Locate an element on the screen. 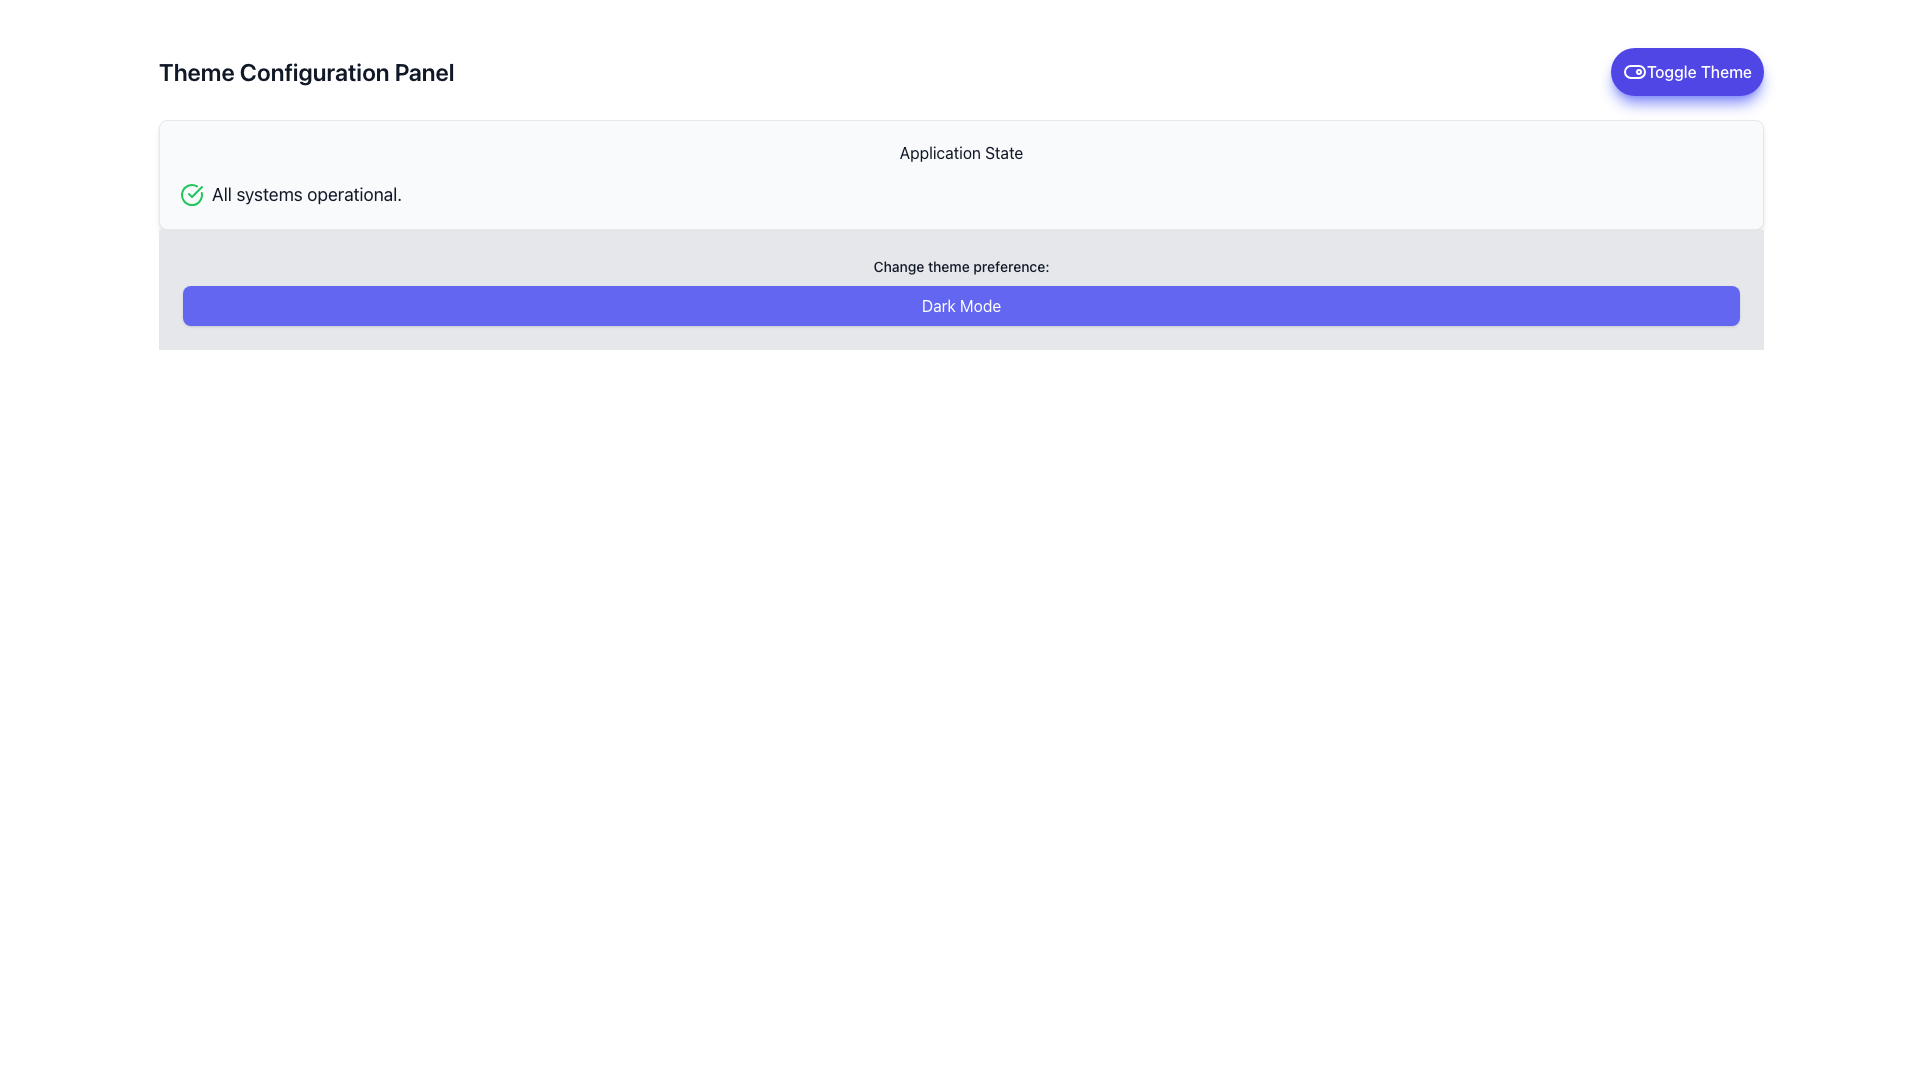  the 'Dark Mode' button, which is a rectangular button with white text on a deep indigo background, located below 'Change theme preference:' and horizontally centered is located at coordinates (961, 305).